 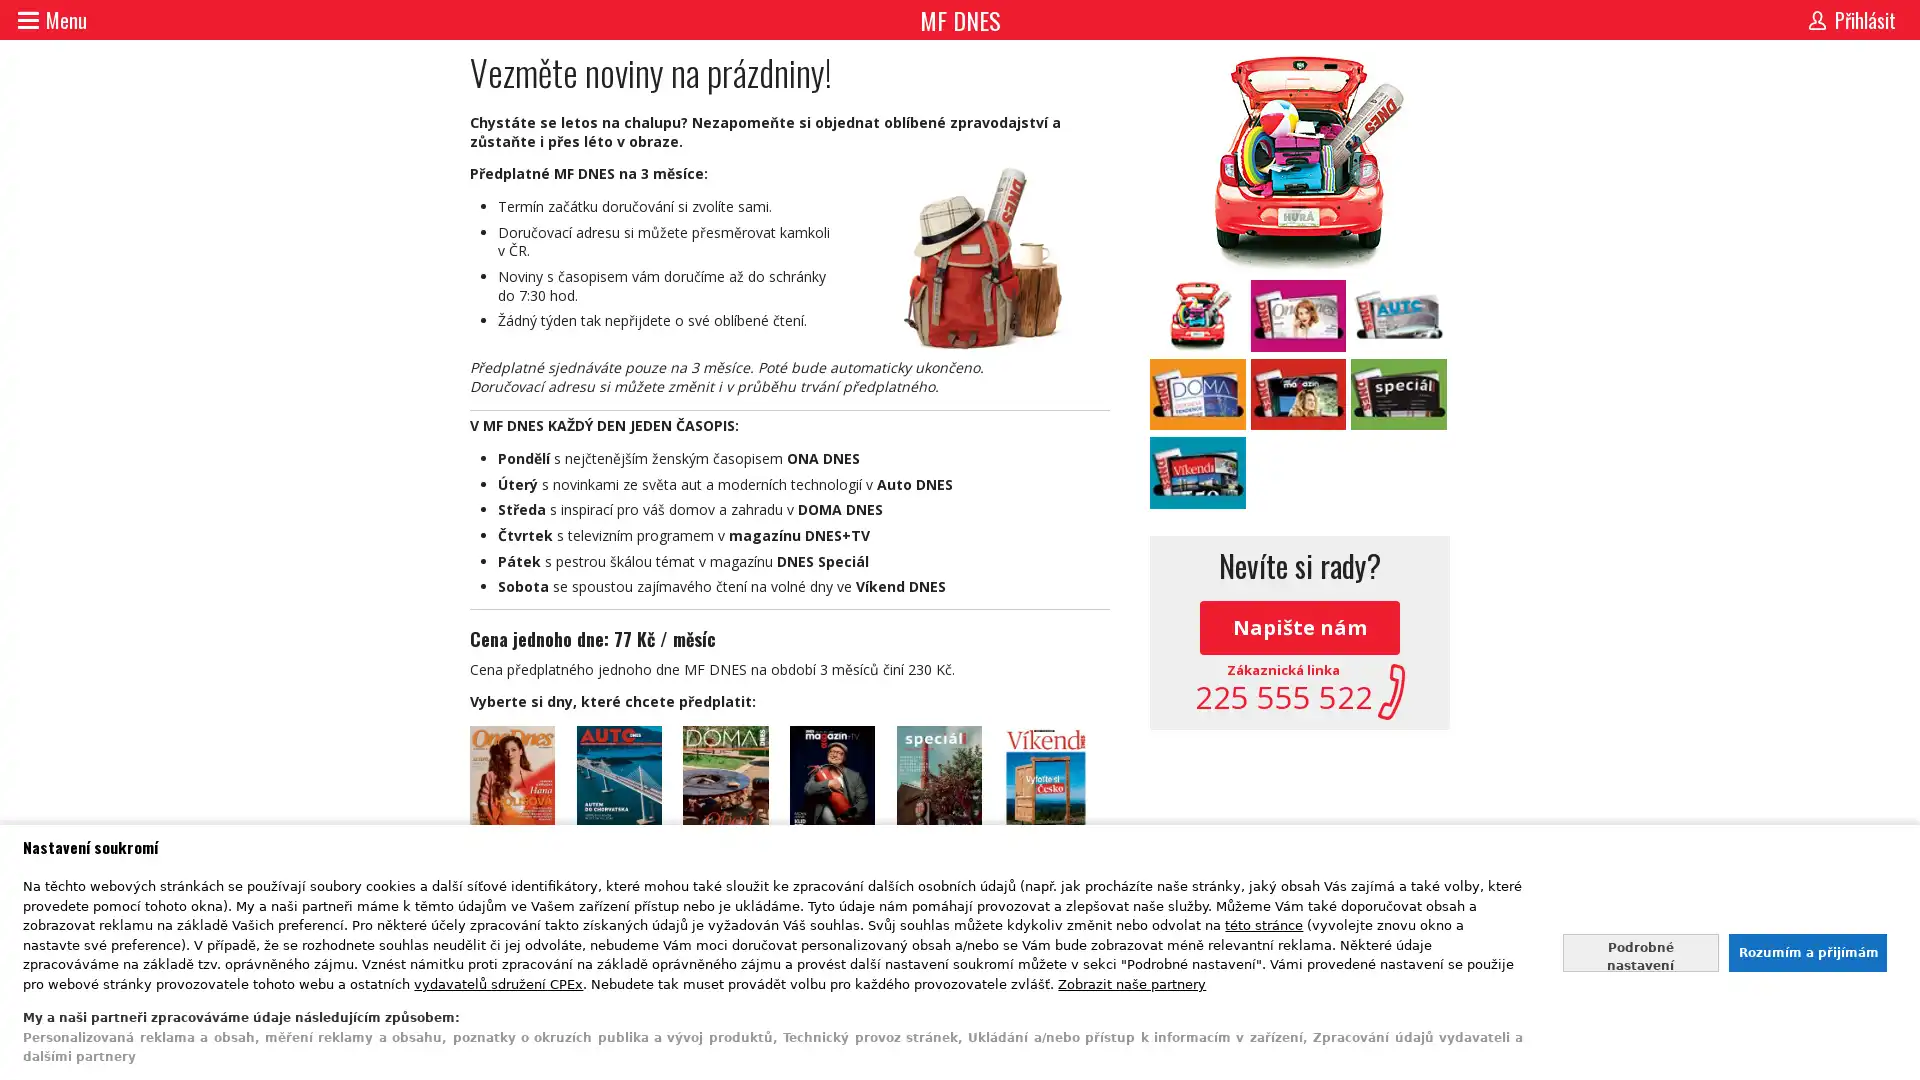 What do you see at coordinates (1132, 982) in the screenshot?
I see `Zobrazit nase partnery` at bounding box center [1132, 982].